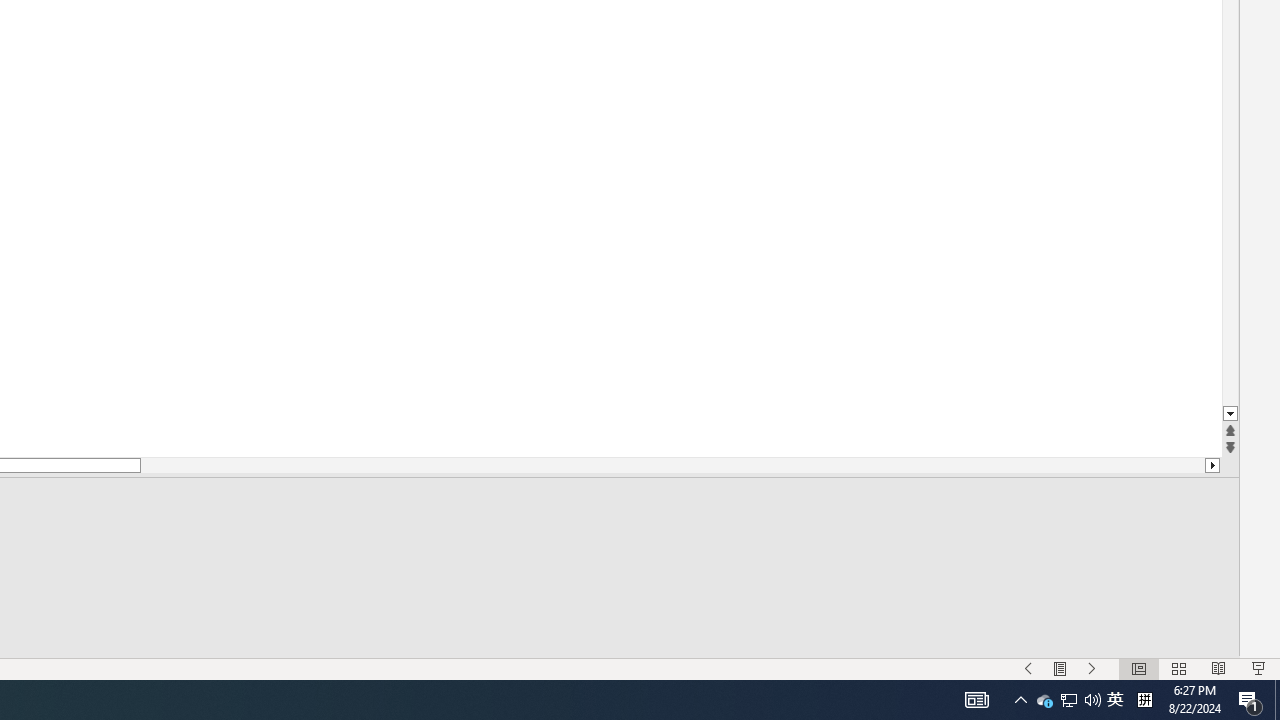 The width and height of the screenshot is (1280, 720). What do you see at coordinates (1028, 669) in the screenshot?
I see `'Slide Show Next On'` at bounding box center [1028, 669].